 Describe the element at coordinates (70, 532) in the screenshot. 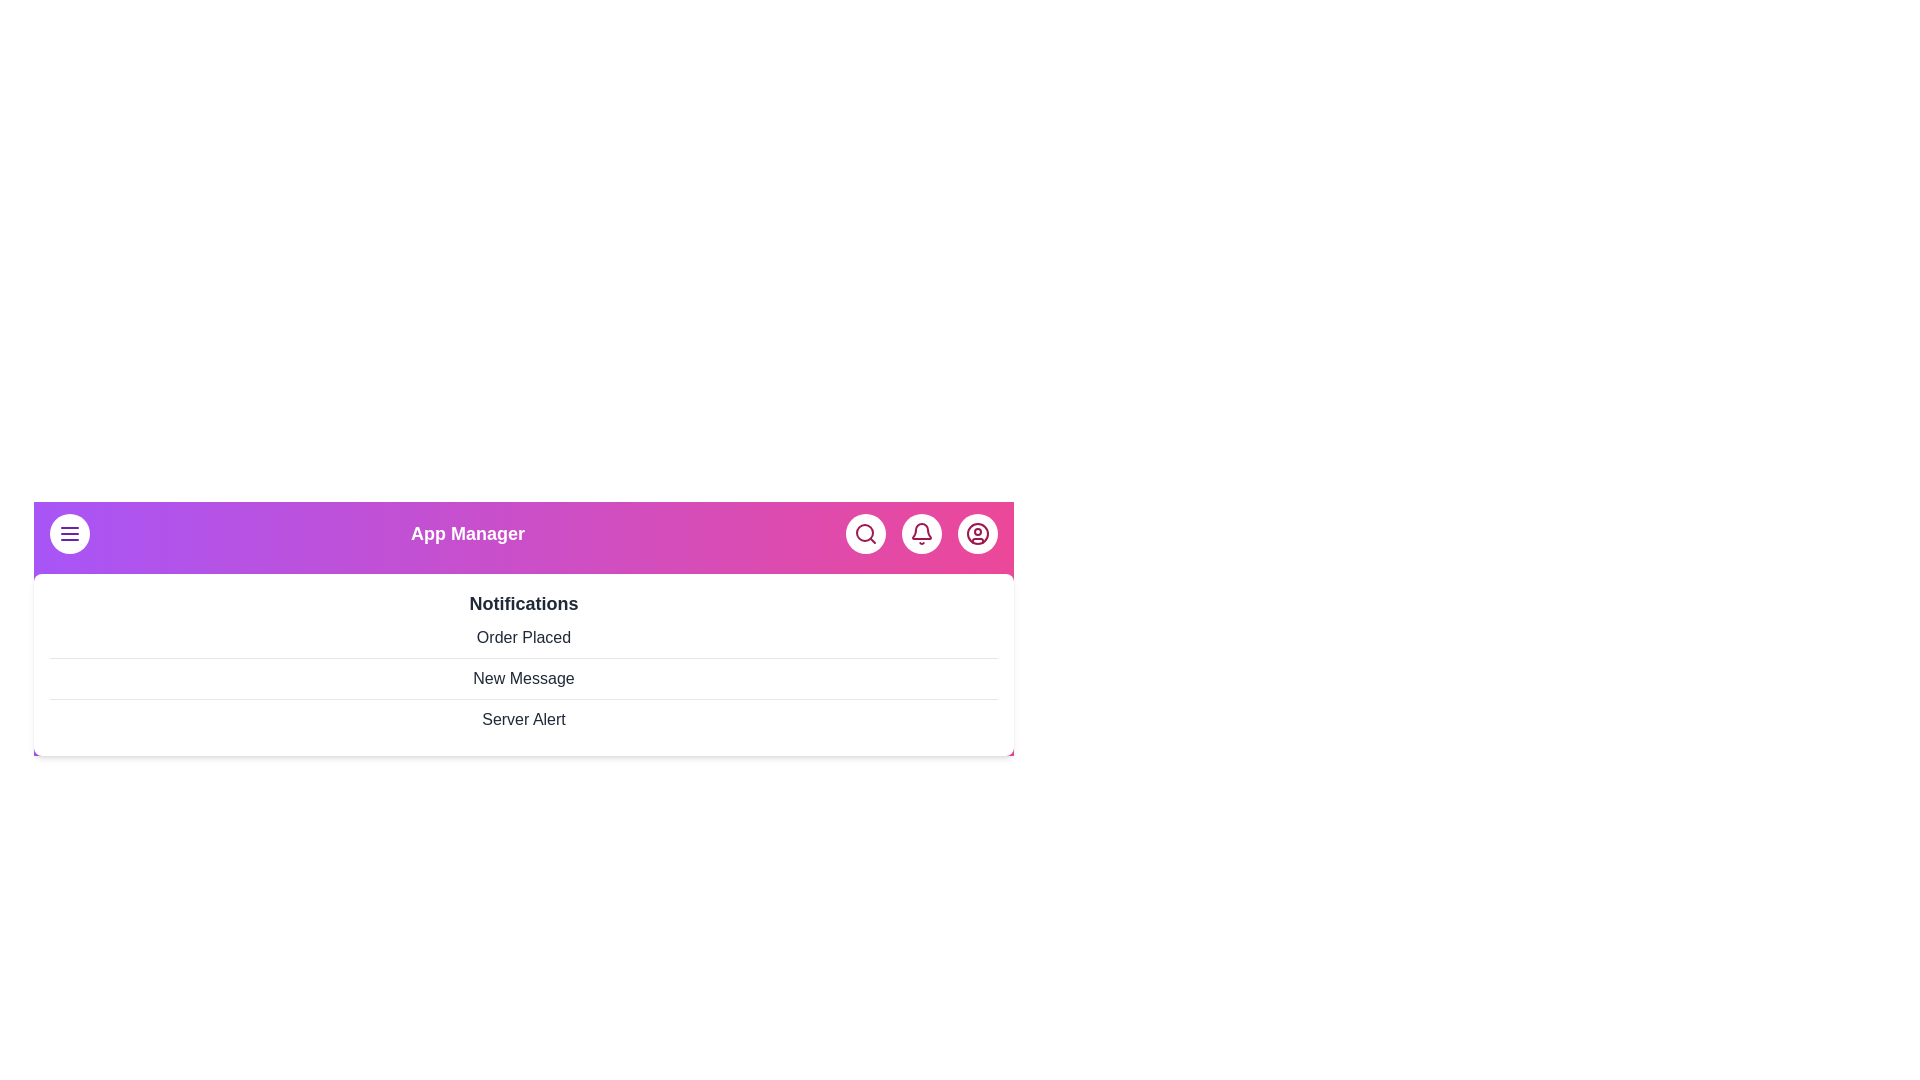

I see `the menu button to toggle the menu` at that location.